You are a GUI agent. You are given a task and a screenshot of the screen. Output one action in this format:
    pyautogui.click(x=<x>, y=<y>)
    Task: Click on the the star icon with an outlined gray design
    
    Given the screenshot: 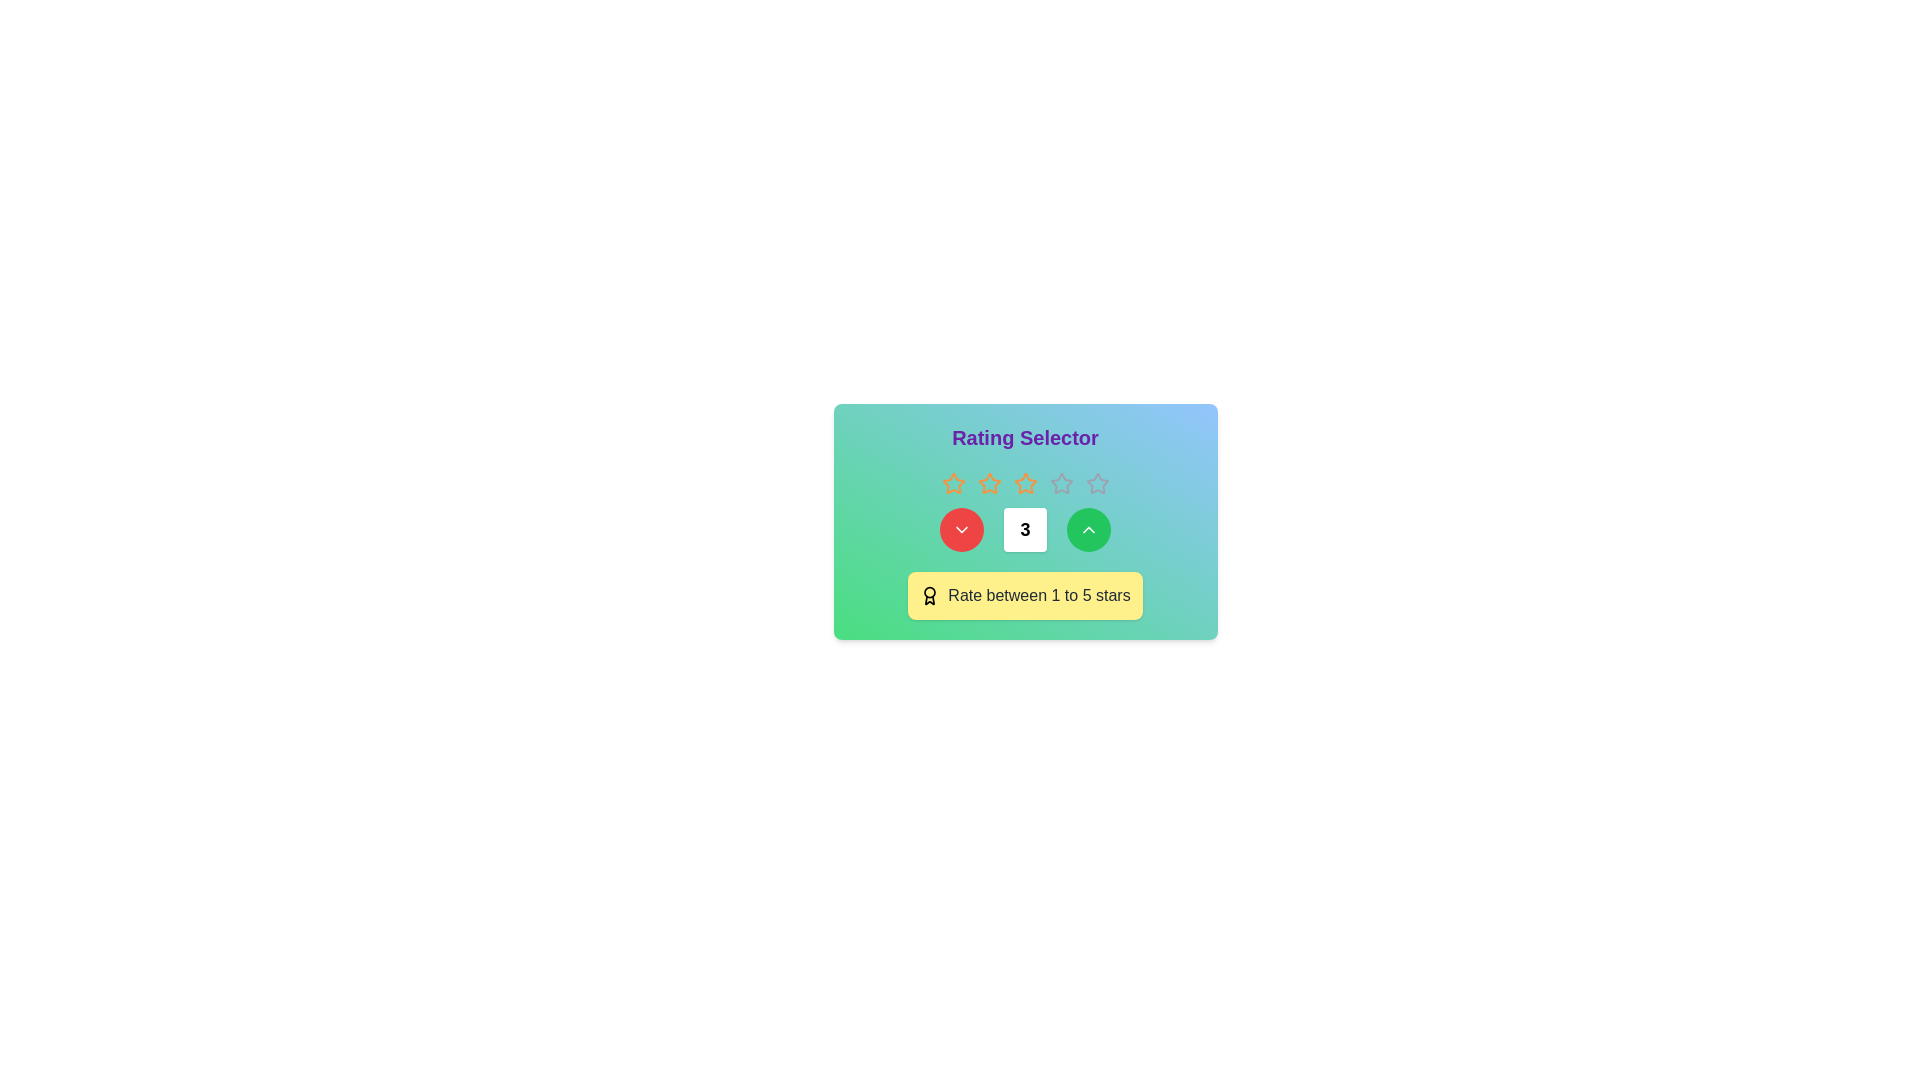 What is the action you would take?
    pyautogui.click(x=1060, y=483)
    